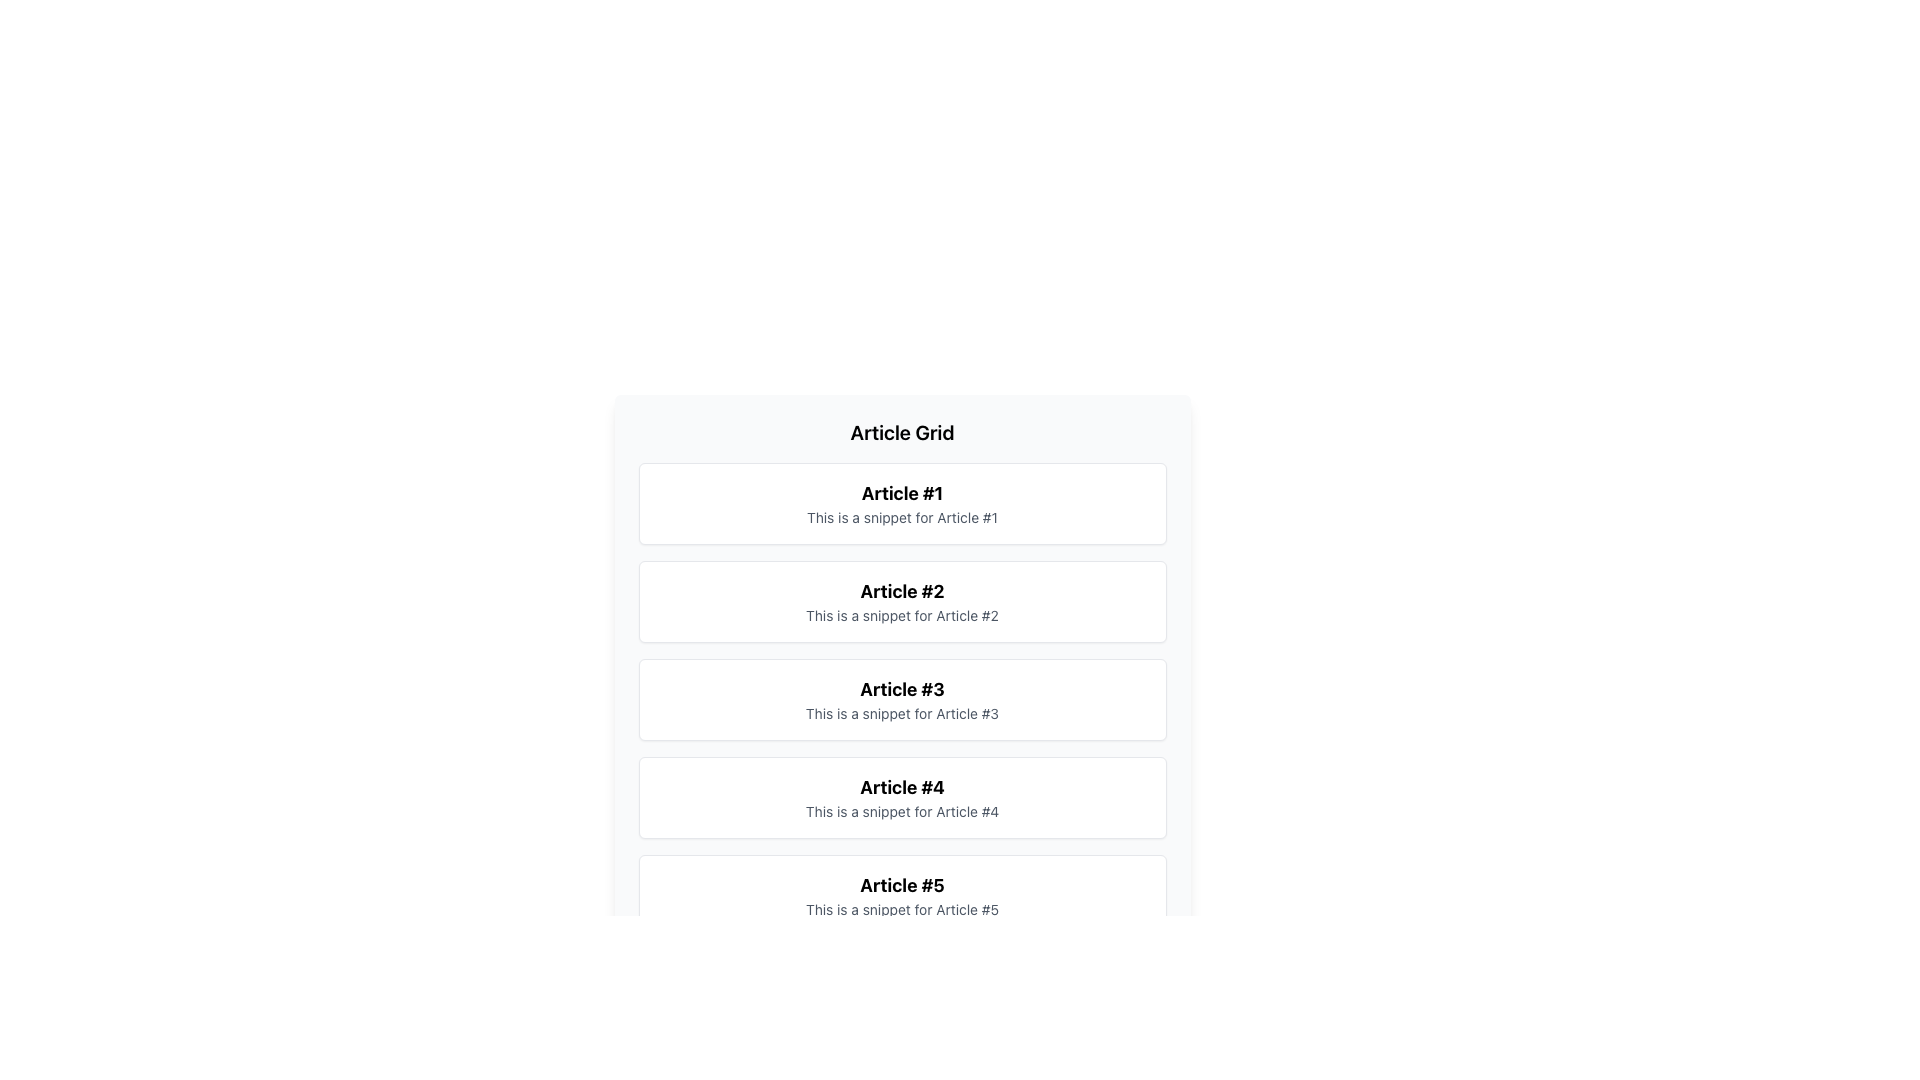 This screenshot has width=1920, height=1080. I want to click on the text snippet containing 'This is a snippet for Article #1', which is styled with small gray text and located below the bolder title 'Article #1' in a white card, so click(901, 516).